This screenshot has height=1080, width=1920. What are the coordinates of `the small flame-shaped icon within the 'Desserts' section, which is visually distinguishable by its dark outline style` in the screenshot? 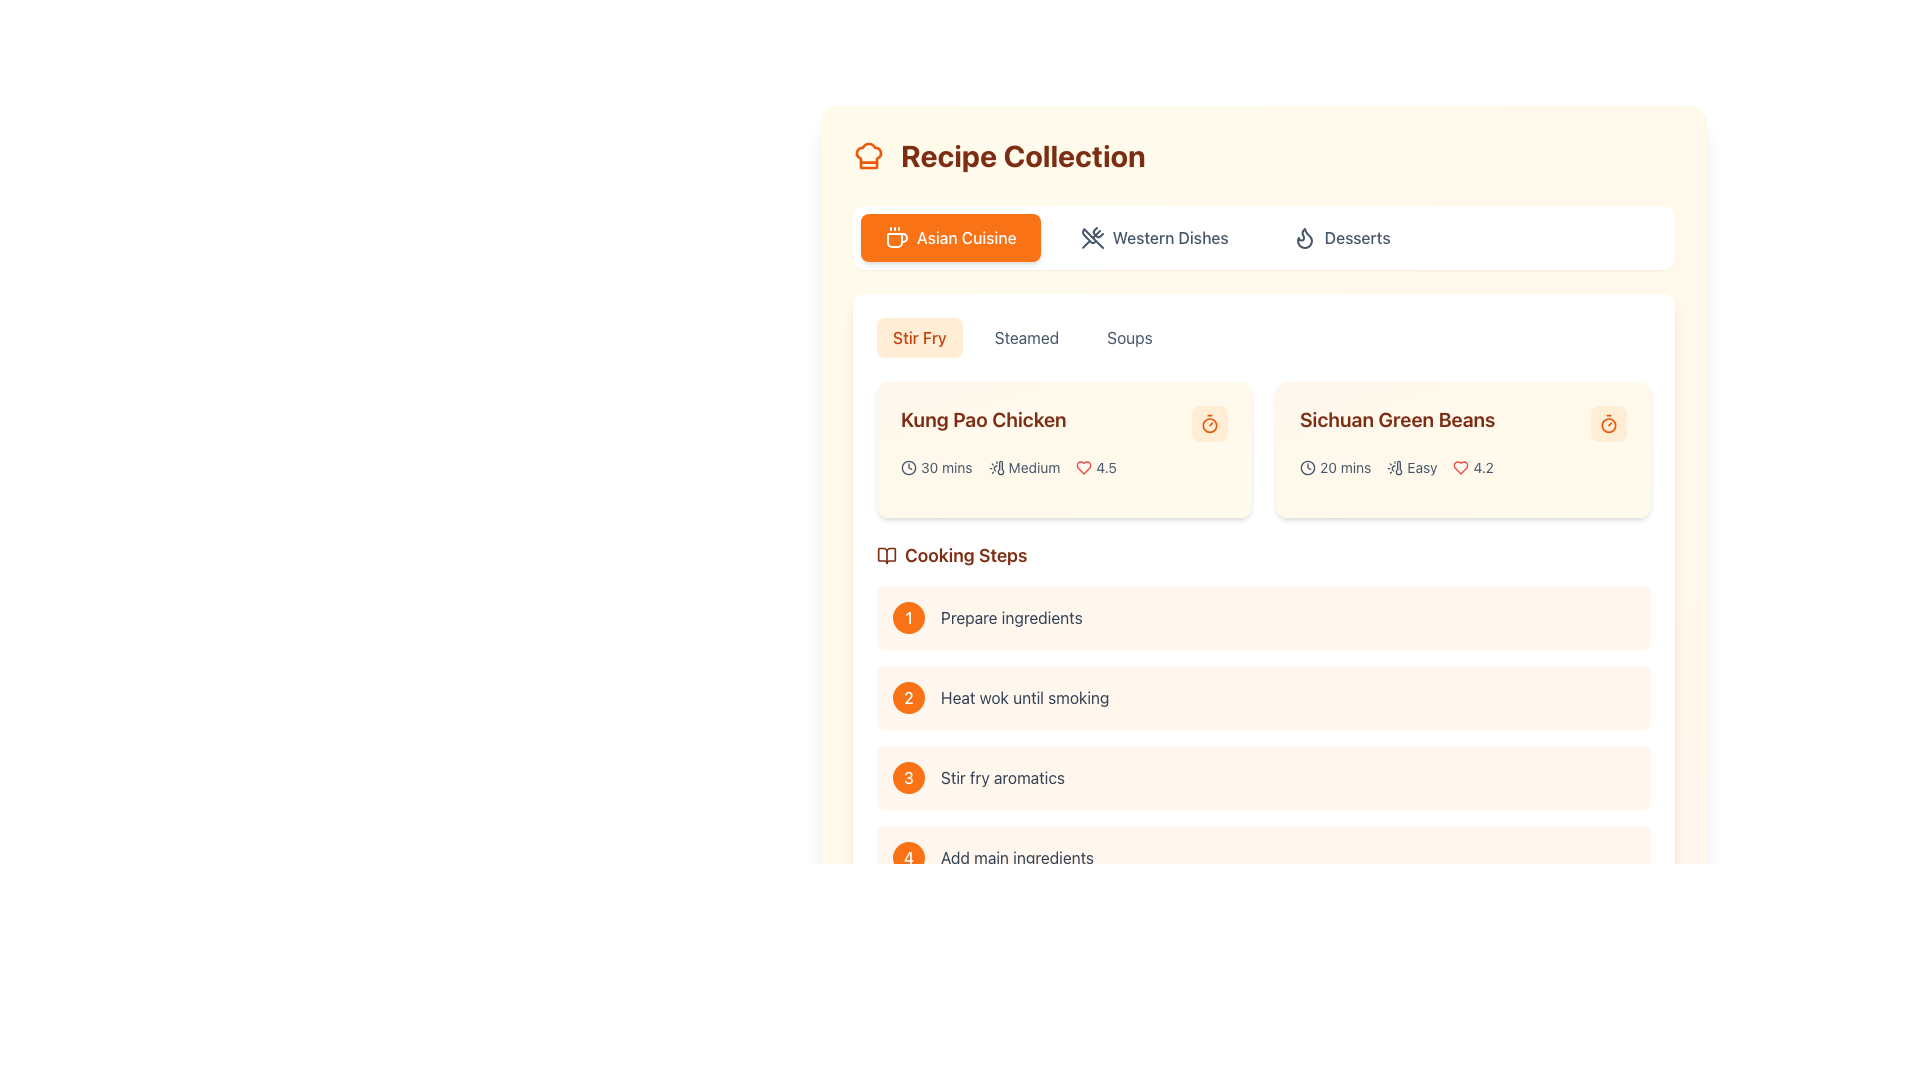 It's located at (1304, 237).